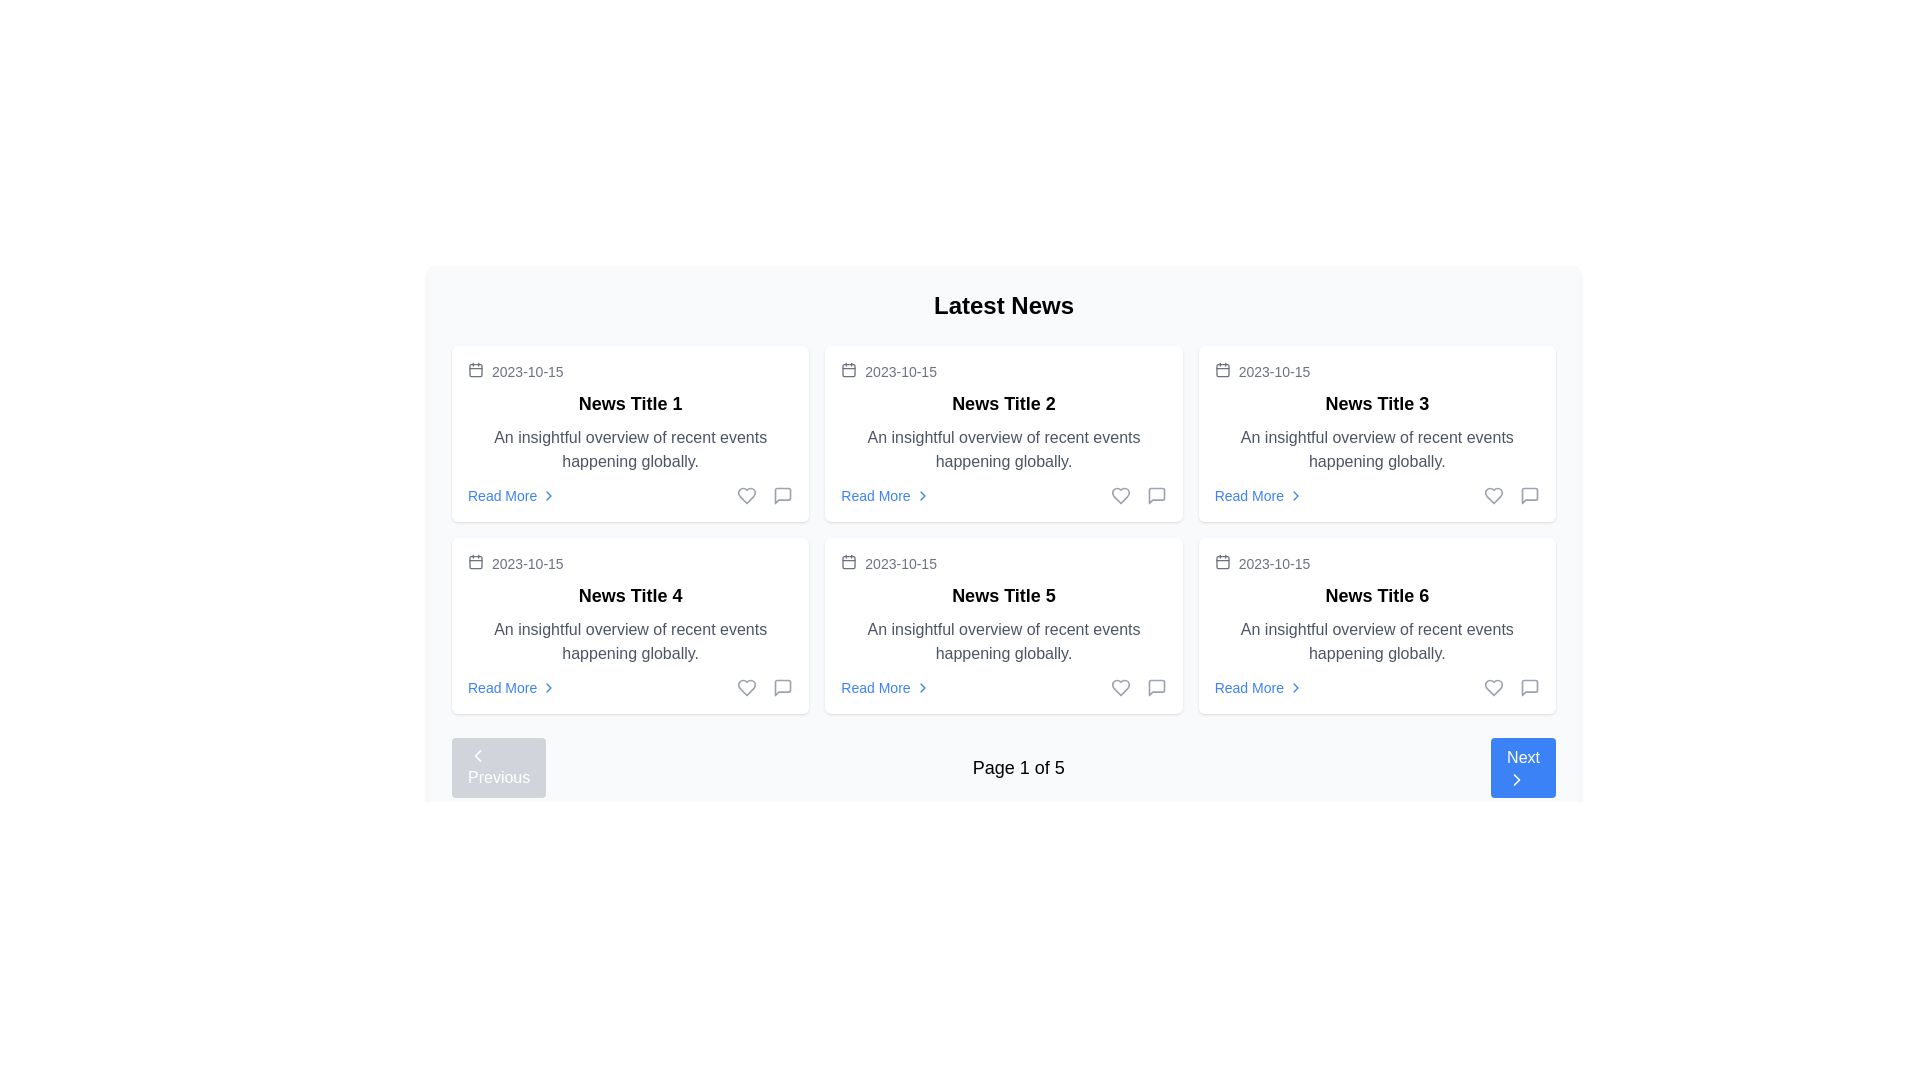 The image size is (1920, 1080). Describe the element at coordinates (1258, 686) in the screenshot. I see `the hyperlink with accompanying icon at the bottom area of the sixth card in the 'Latest News' section` at that location.